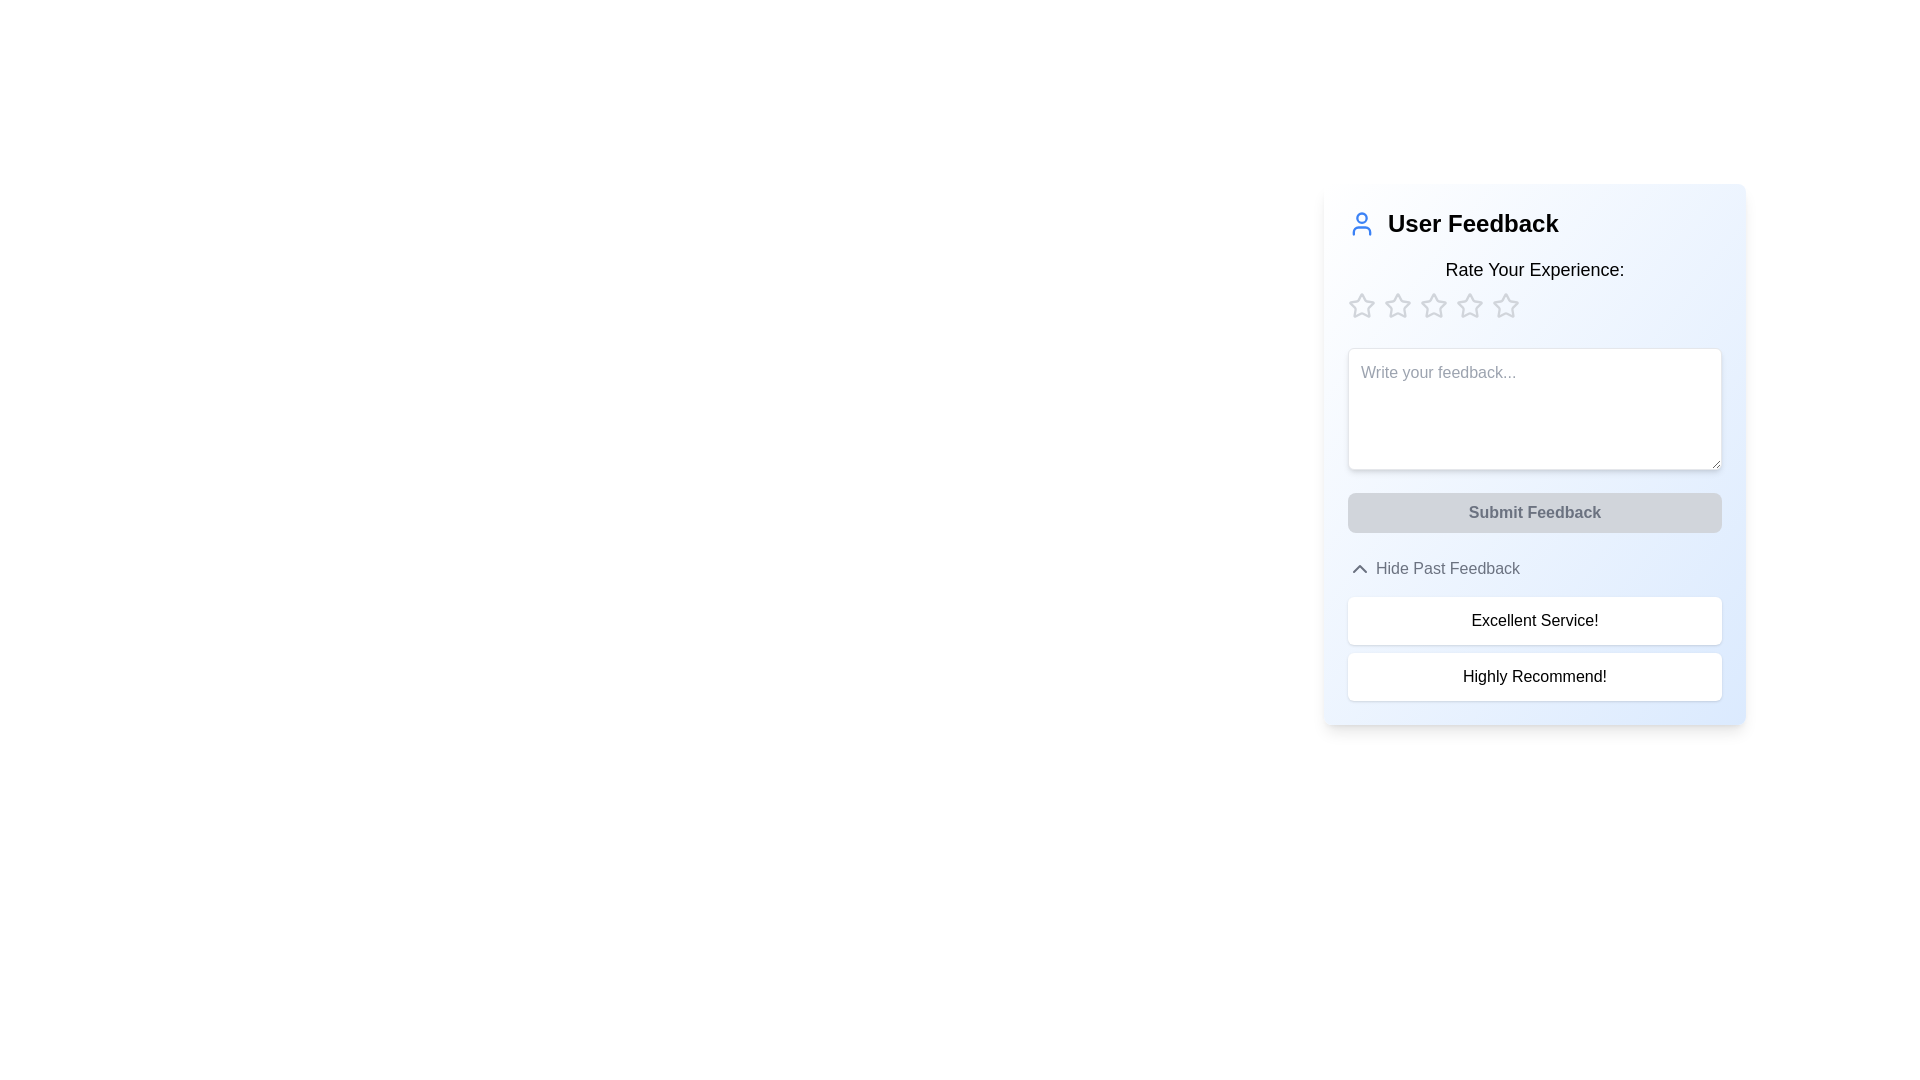 The image size is (1920, 1080). Describe the element at coordinates (1433, 305) in the screenshot. I see `the visual status of the second star icon in the User Feedback panel, which is part of a rating system` at that location.